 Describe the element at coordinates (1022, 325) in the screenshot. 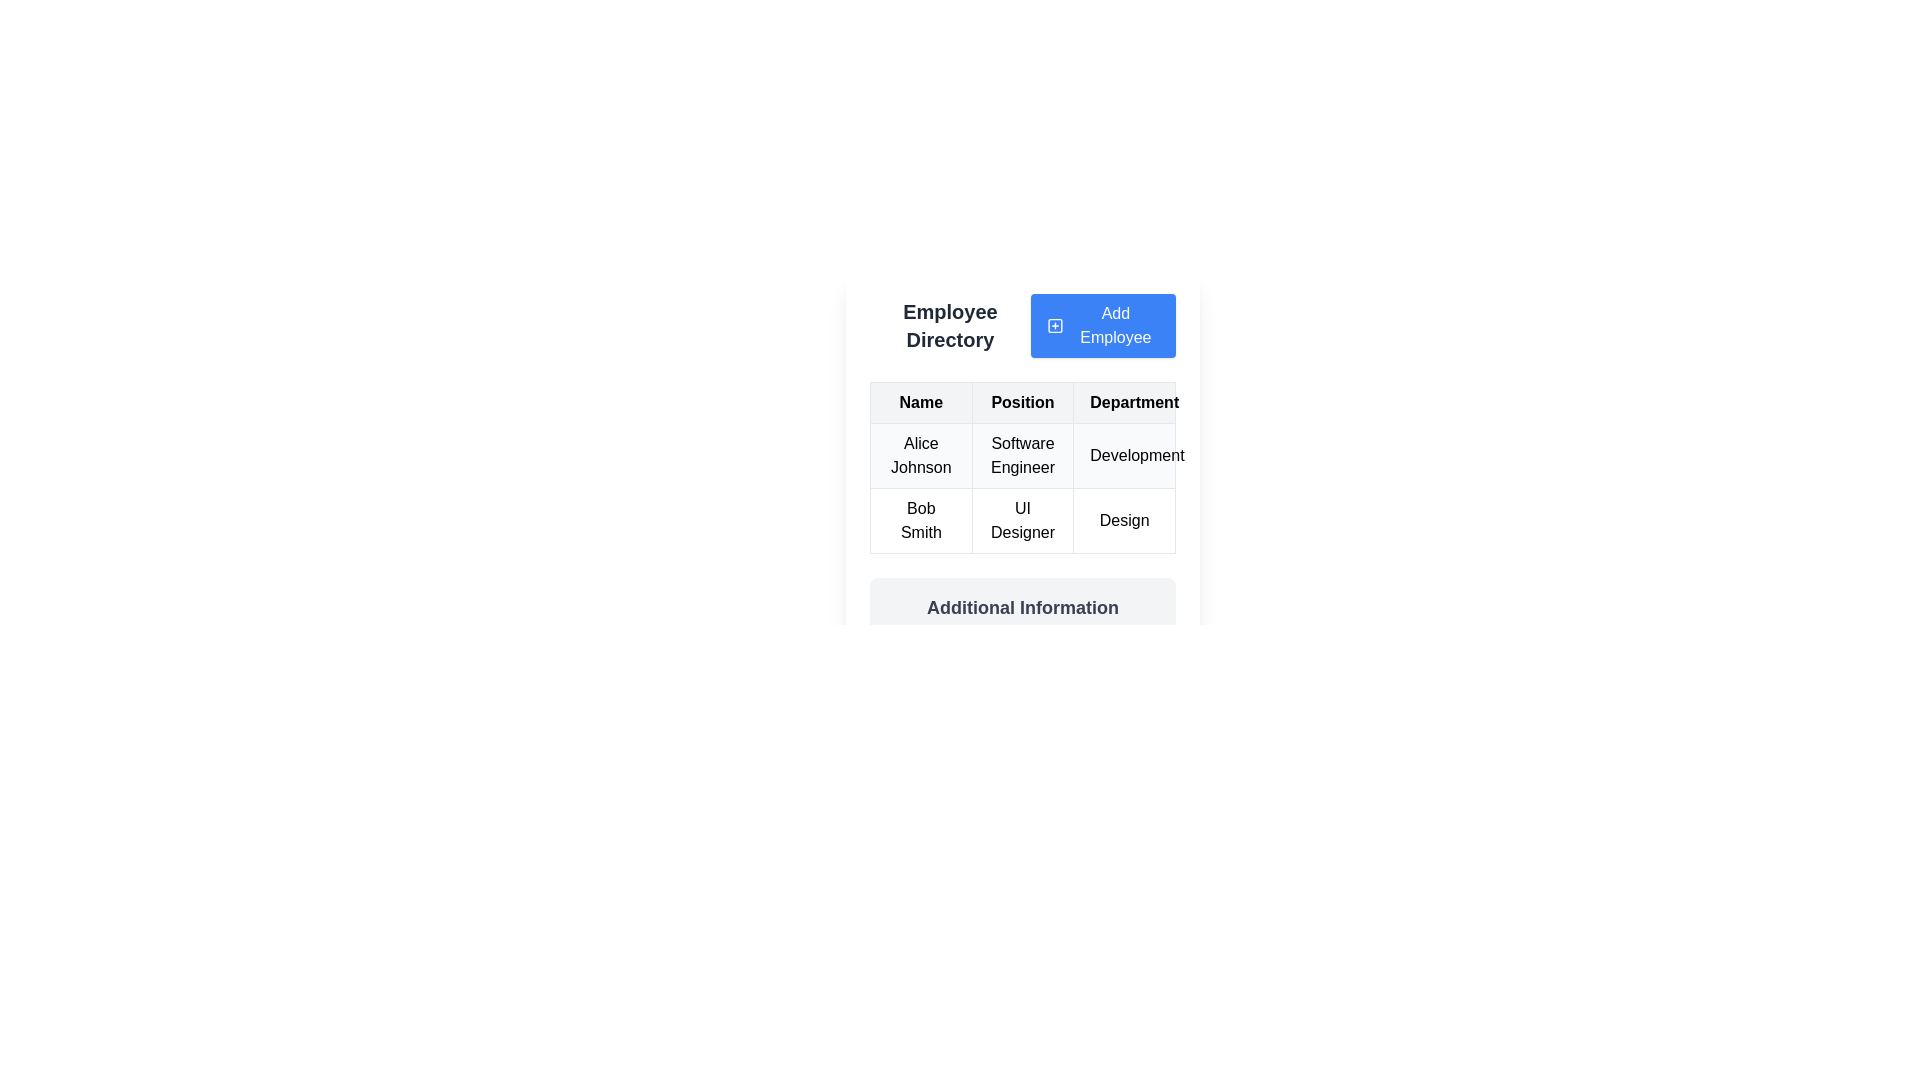

I see `the 'Add Employee' button within the 'Employee Directory' title and action bar to change its color` at that location.